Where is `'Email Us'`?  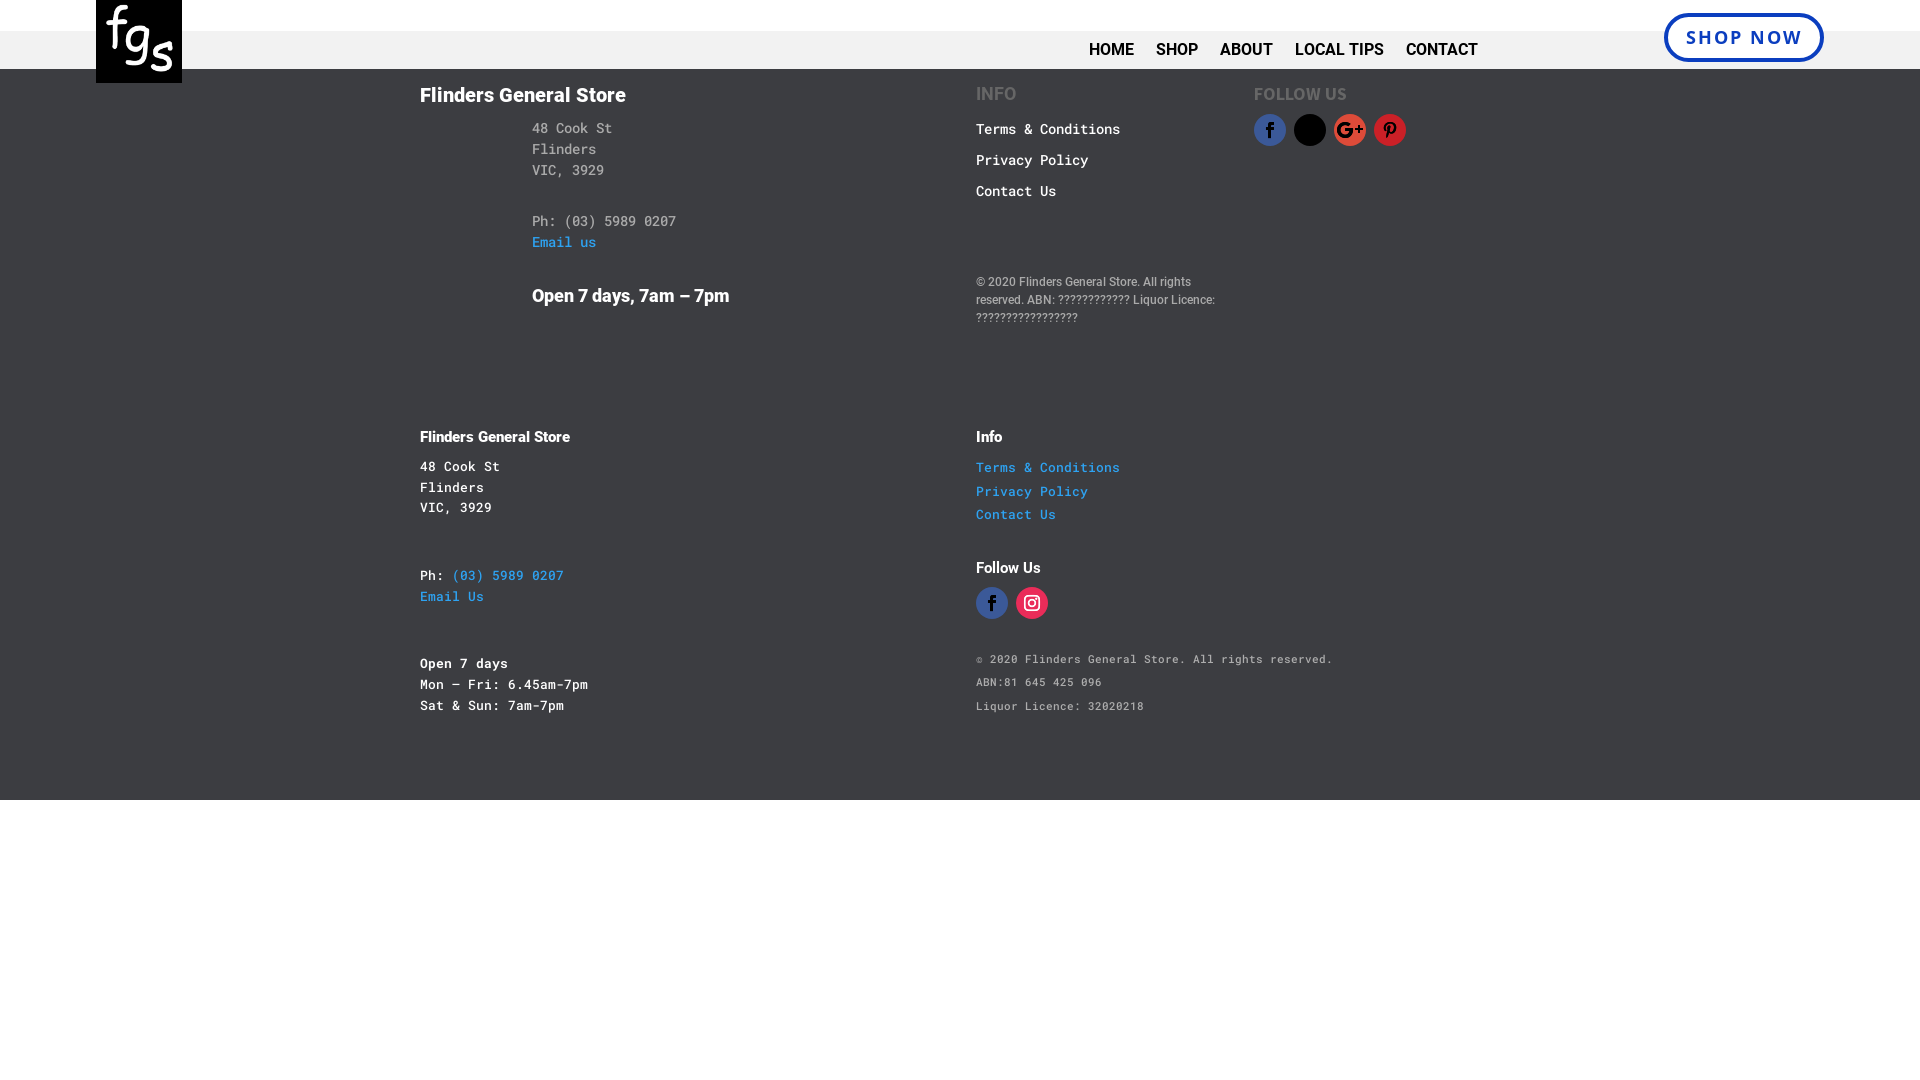 'Email Us' is located at coordinates (450, 595).